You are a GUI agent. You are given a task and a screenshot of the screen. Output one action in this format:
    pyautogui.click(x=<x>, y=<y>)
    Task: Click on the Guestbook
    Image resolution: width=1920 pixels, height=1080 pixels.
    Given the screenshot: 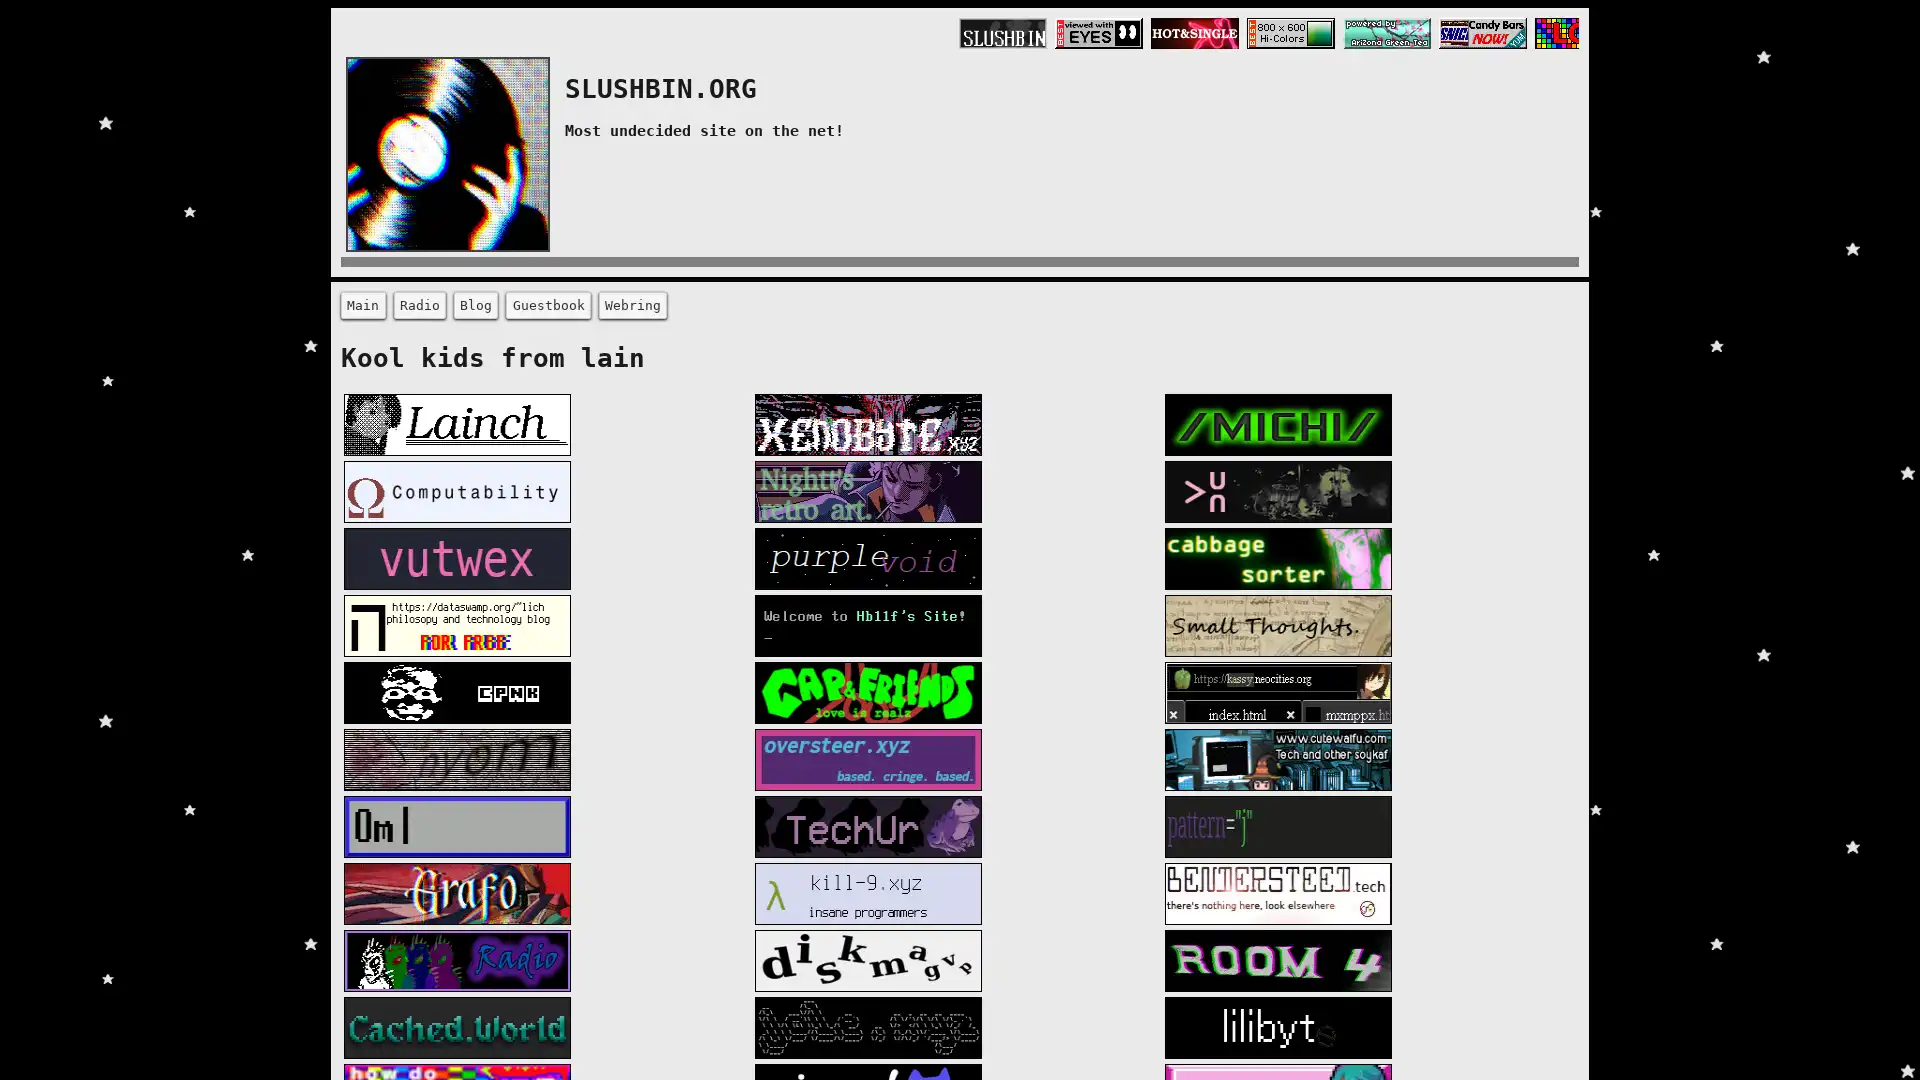 What is the action you would take?
    pyautogui.click(x=547, y=305)
    